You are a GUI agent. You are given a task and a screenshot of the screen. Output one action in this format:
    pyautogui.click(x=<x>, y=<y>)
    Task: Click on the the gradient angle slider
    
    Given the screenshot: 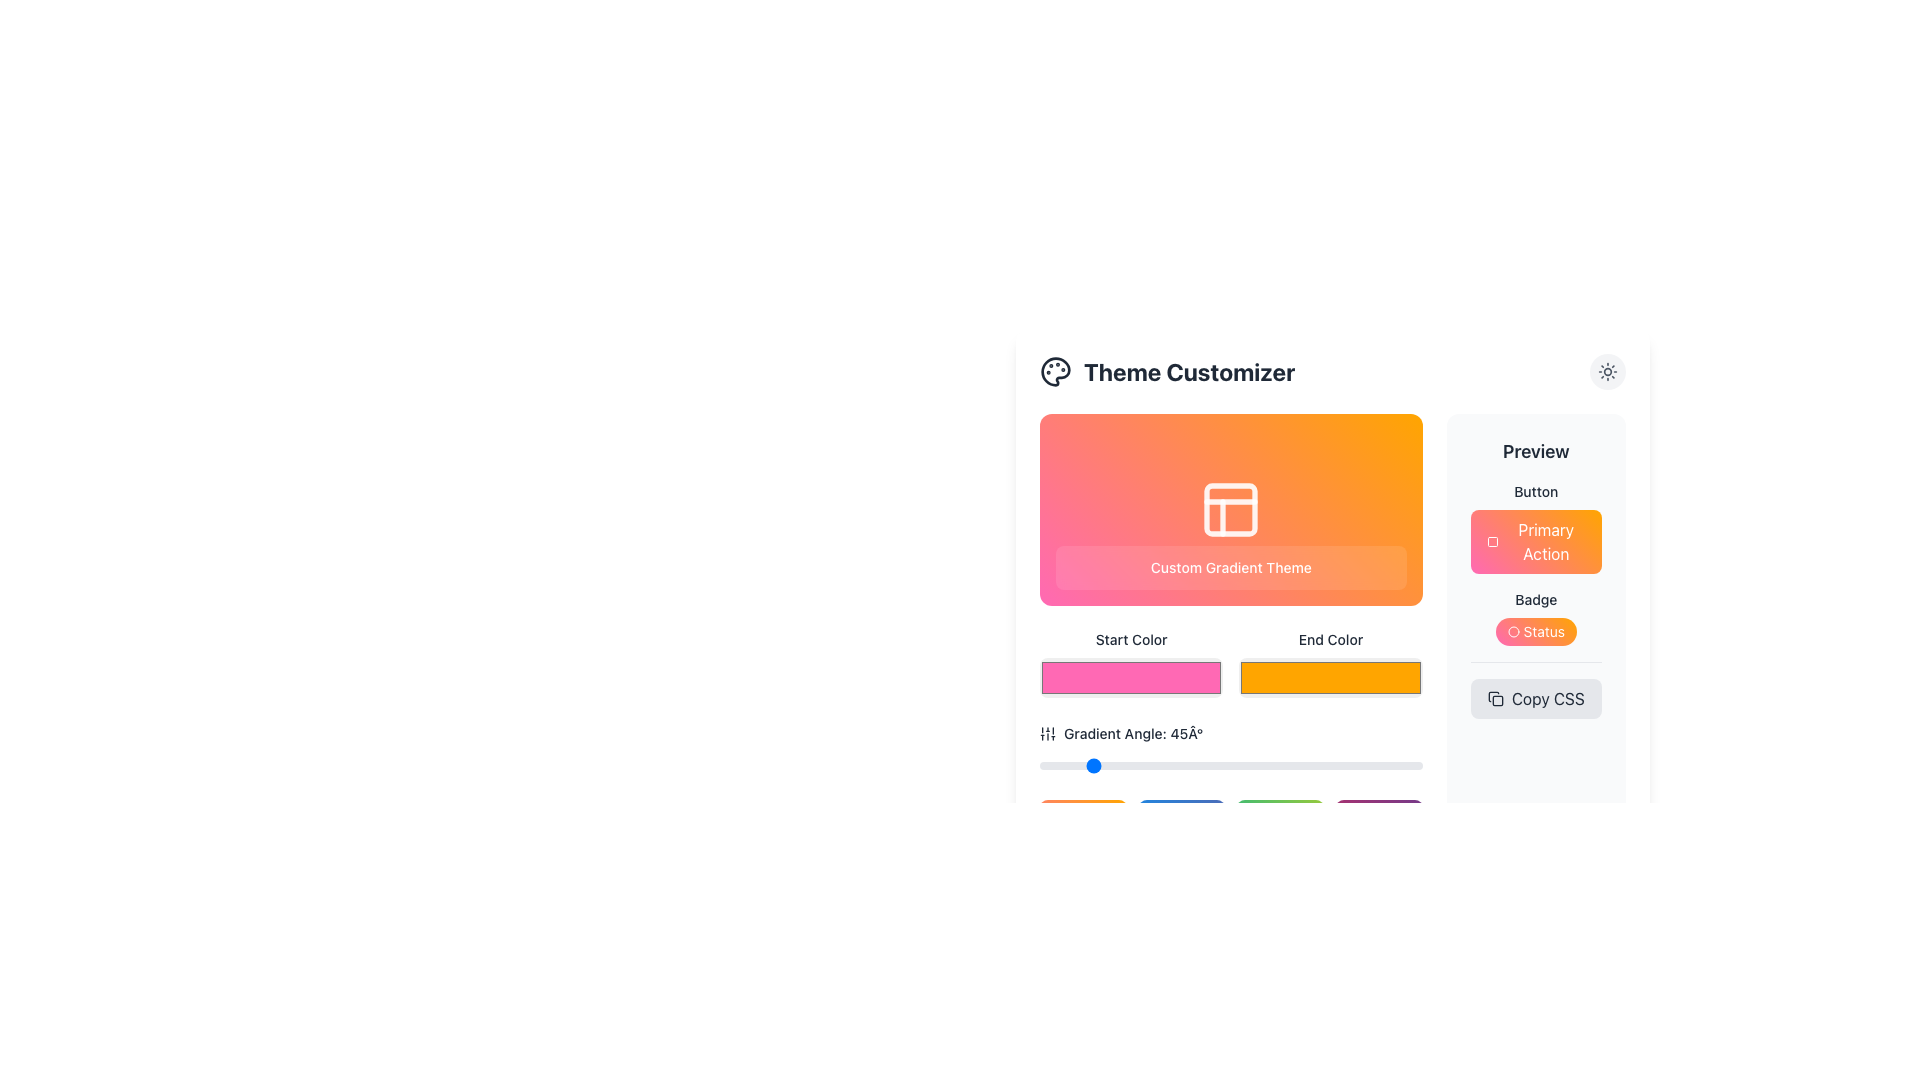 What is the action you would take?
    pyautogui.click(x=1367, y=765)
    